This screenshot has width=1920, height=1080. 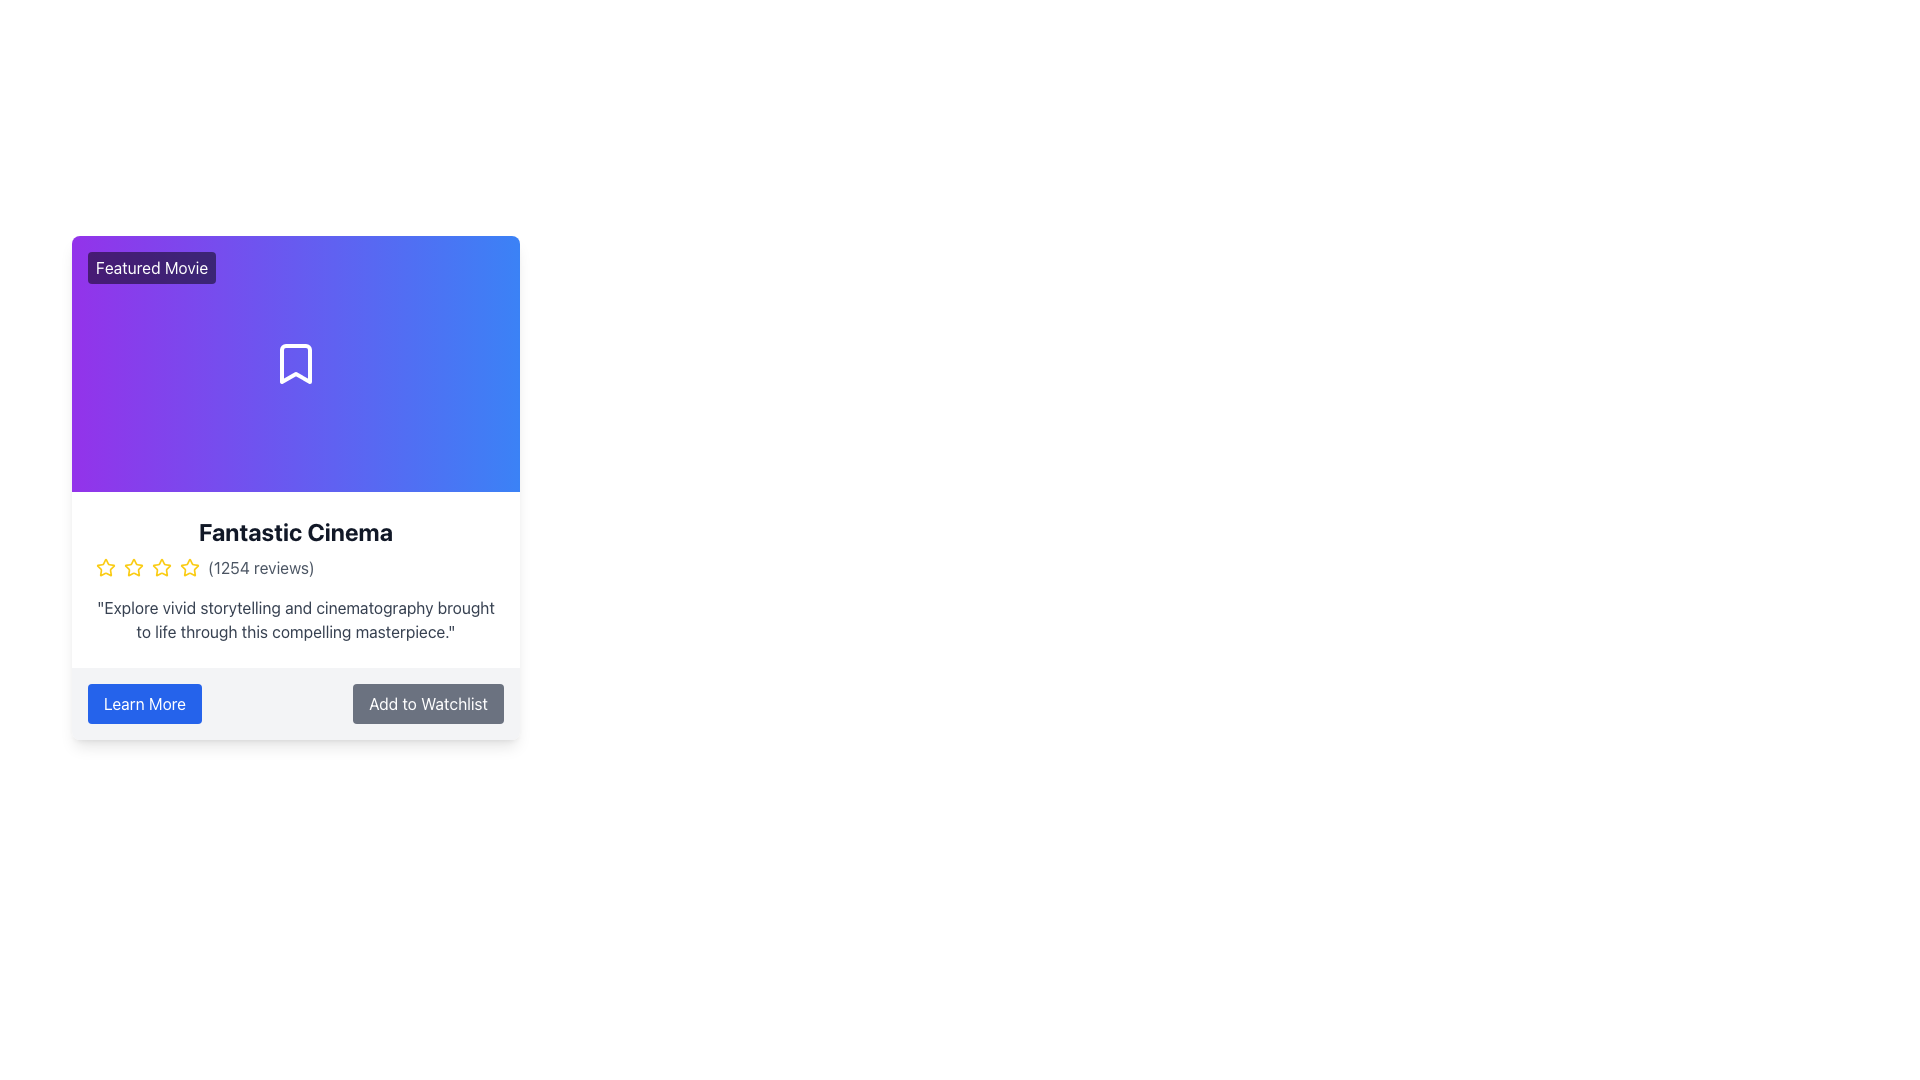 I want to click on the Text Label that displays the review count next to the yellow star icons in the rating section of the card titled 'Fantastic Cinema', so click(x=260, y=567).